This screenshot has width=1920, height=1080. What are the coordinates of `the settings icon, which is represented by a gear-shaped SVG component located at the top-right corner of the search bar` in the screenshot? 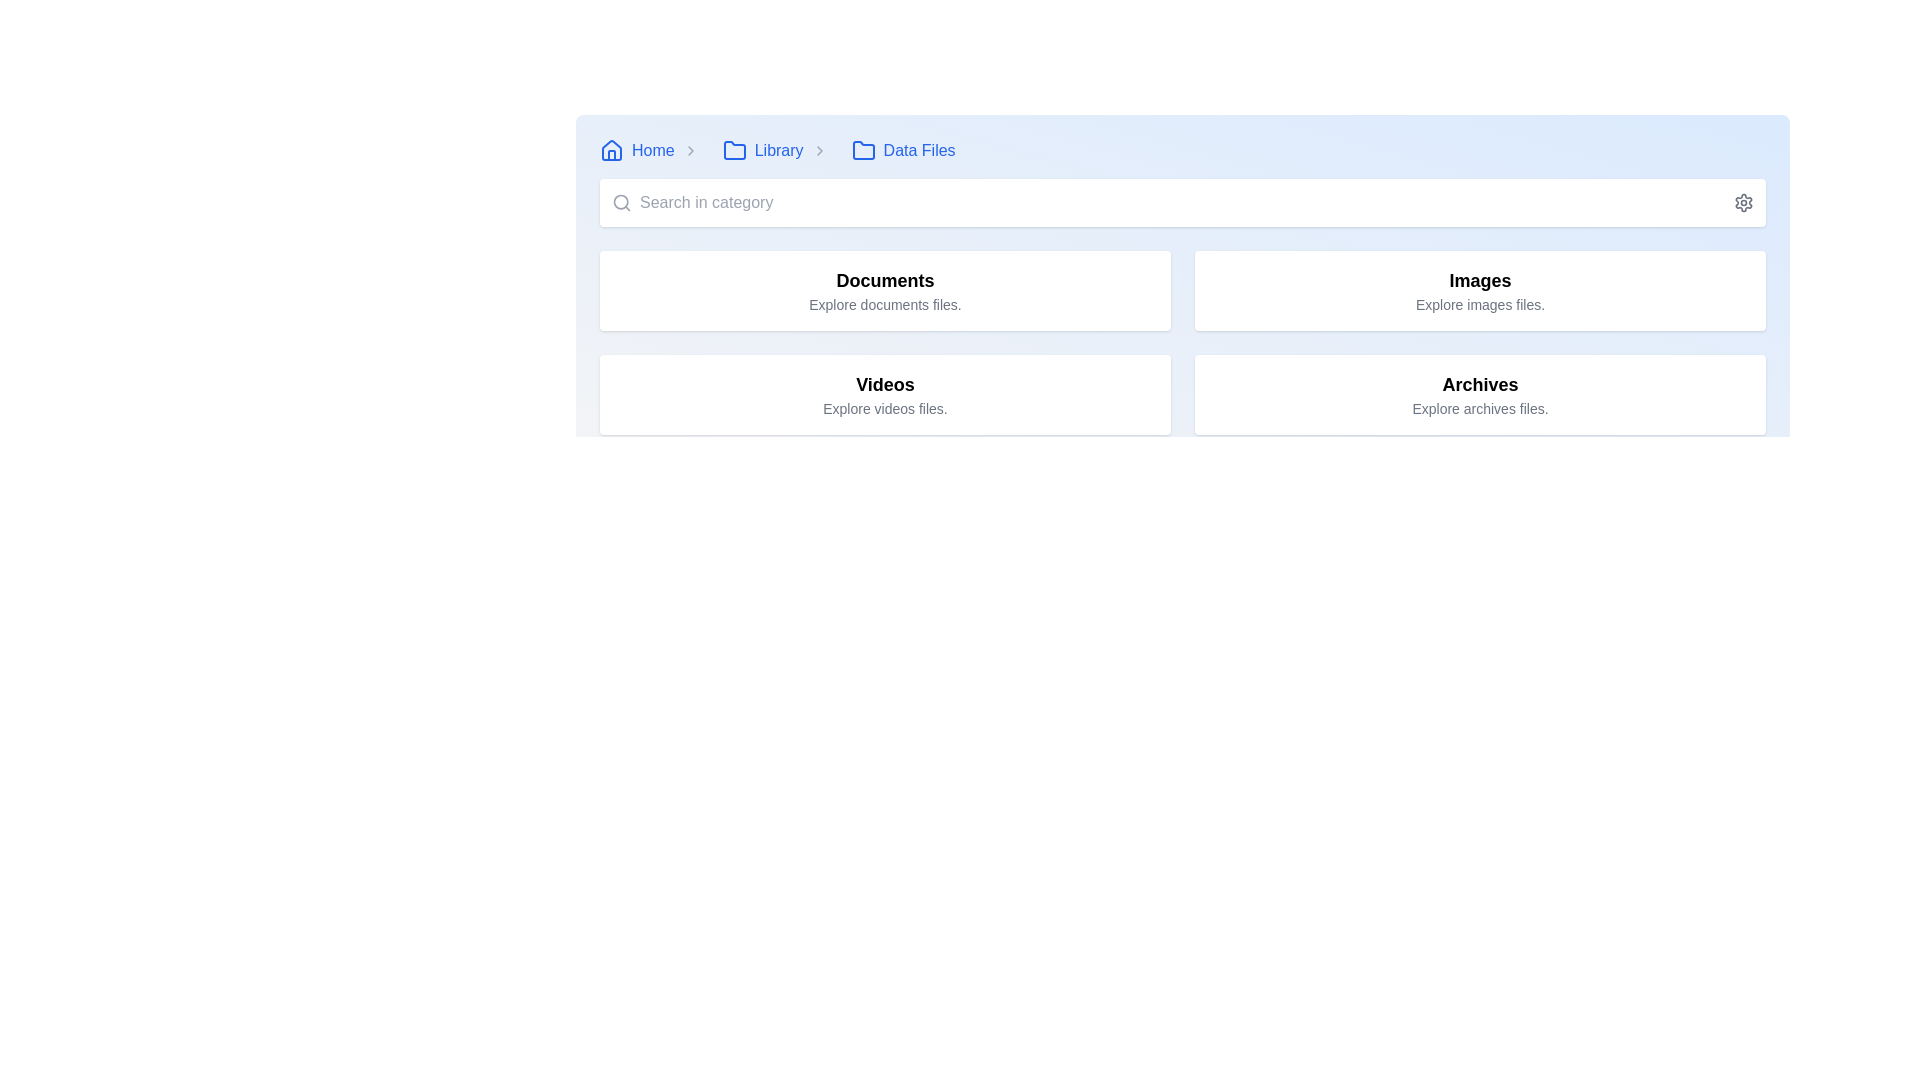 It's located at (1742, 203).